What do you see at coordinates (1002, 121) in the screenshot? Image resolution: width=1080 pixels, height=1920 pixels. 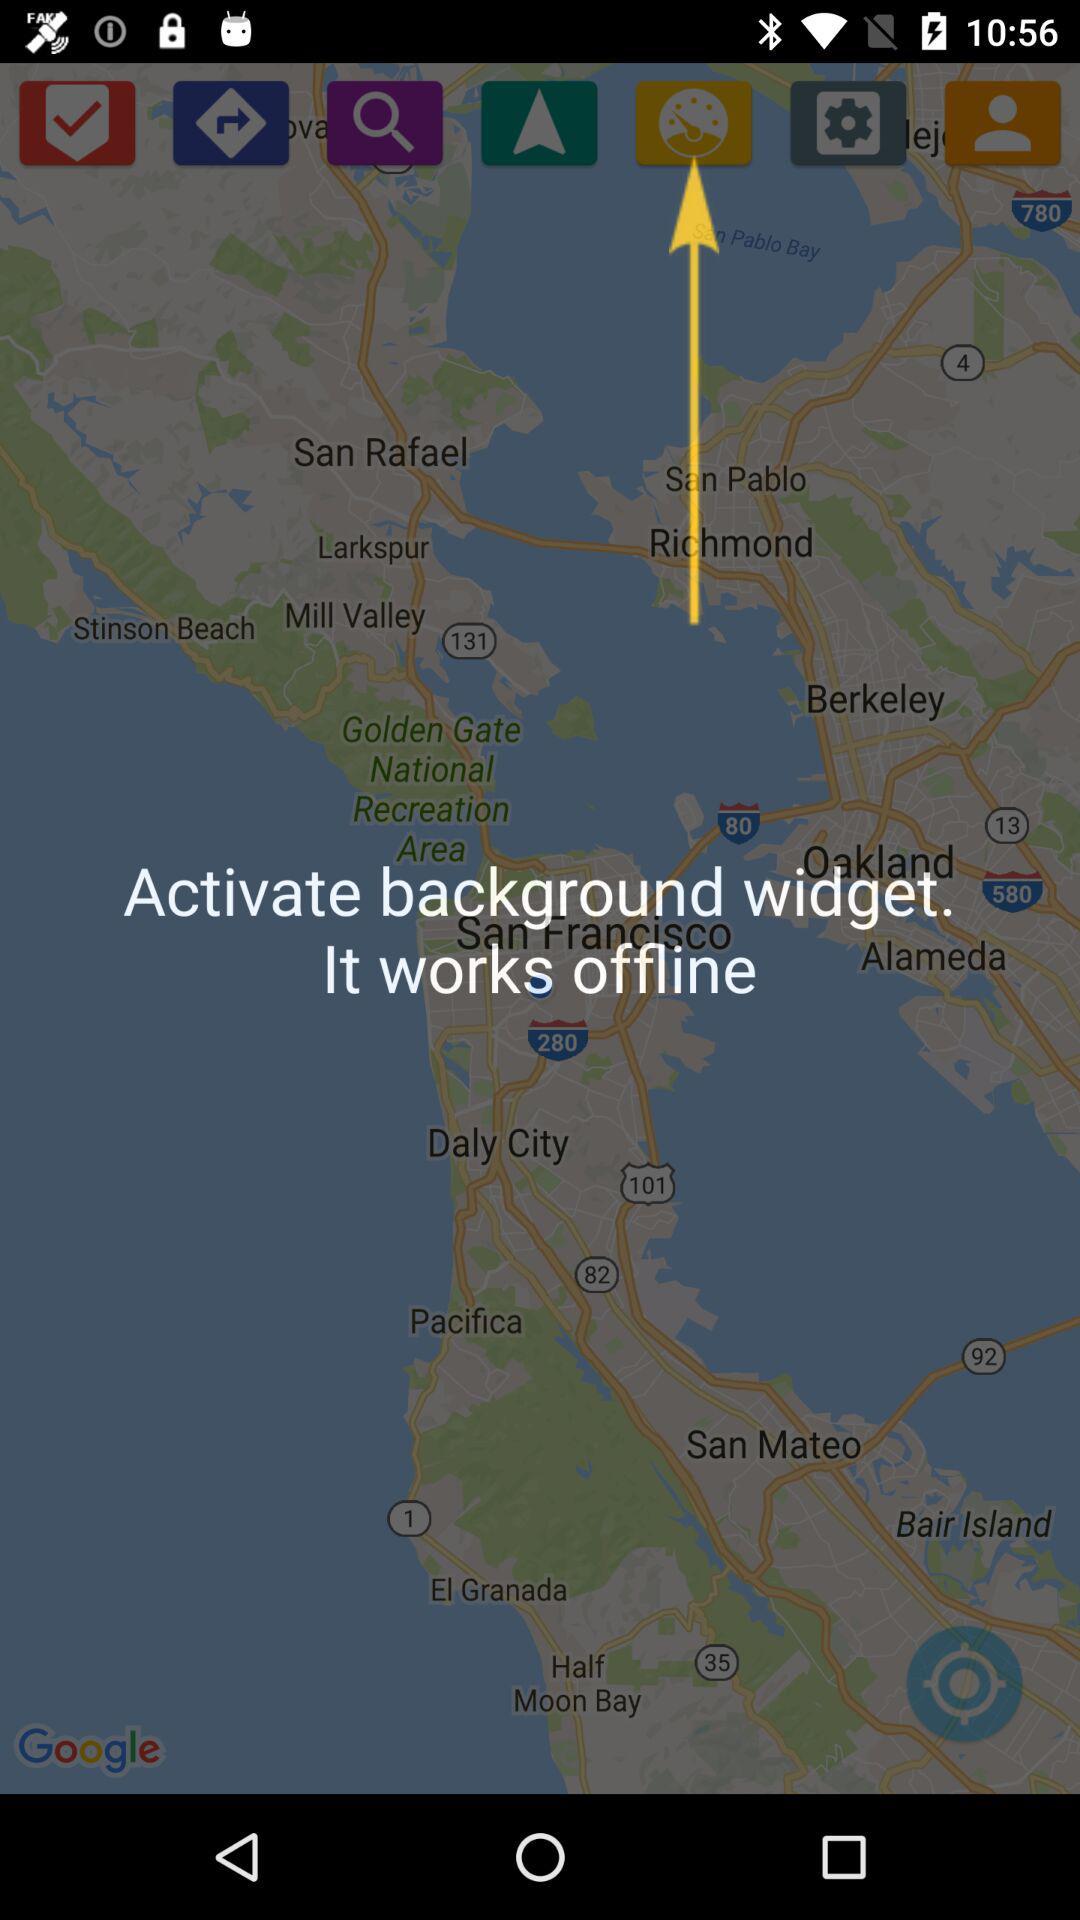 I see `your profile` at bounding box center [1002, 121].